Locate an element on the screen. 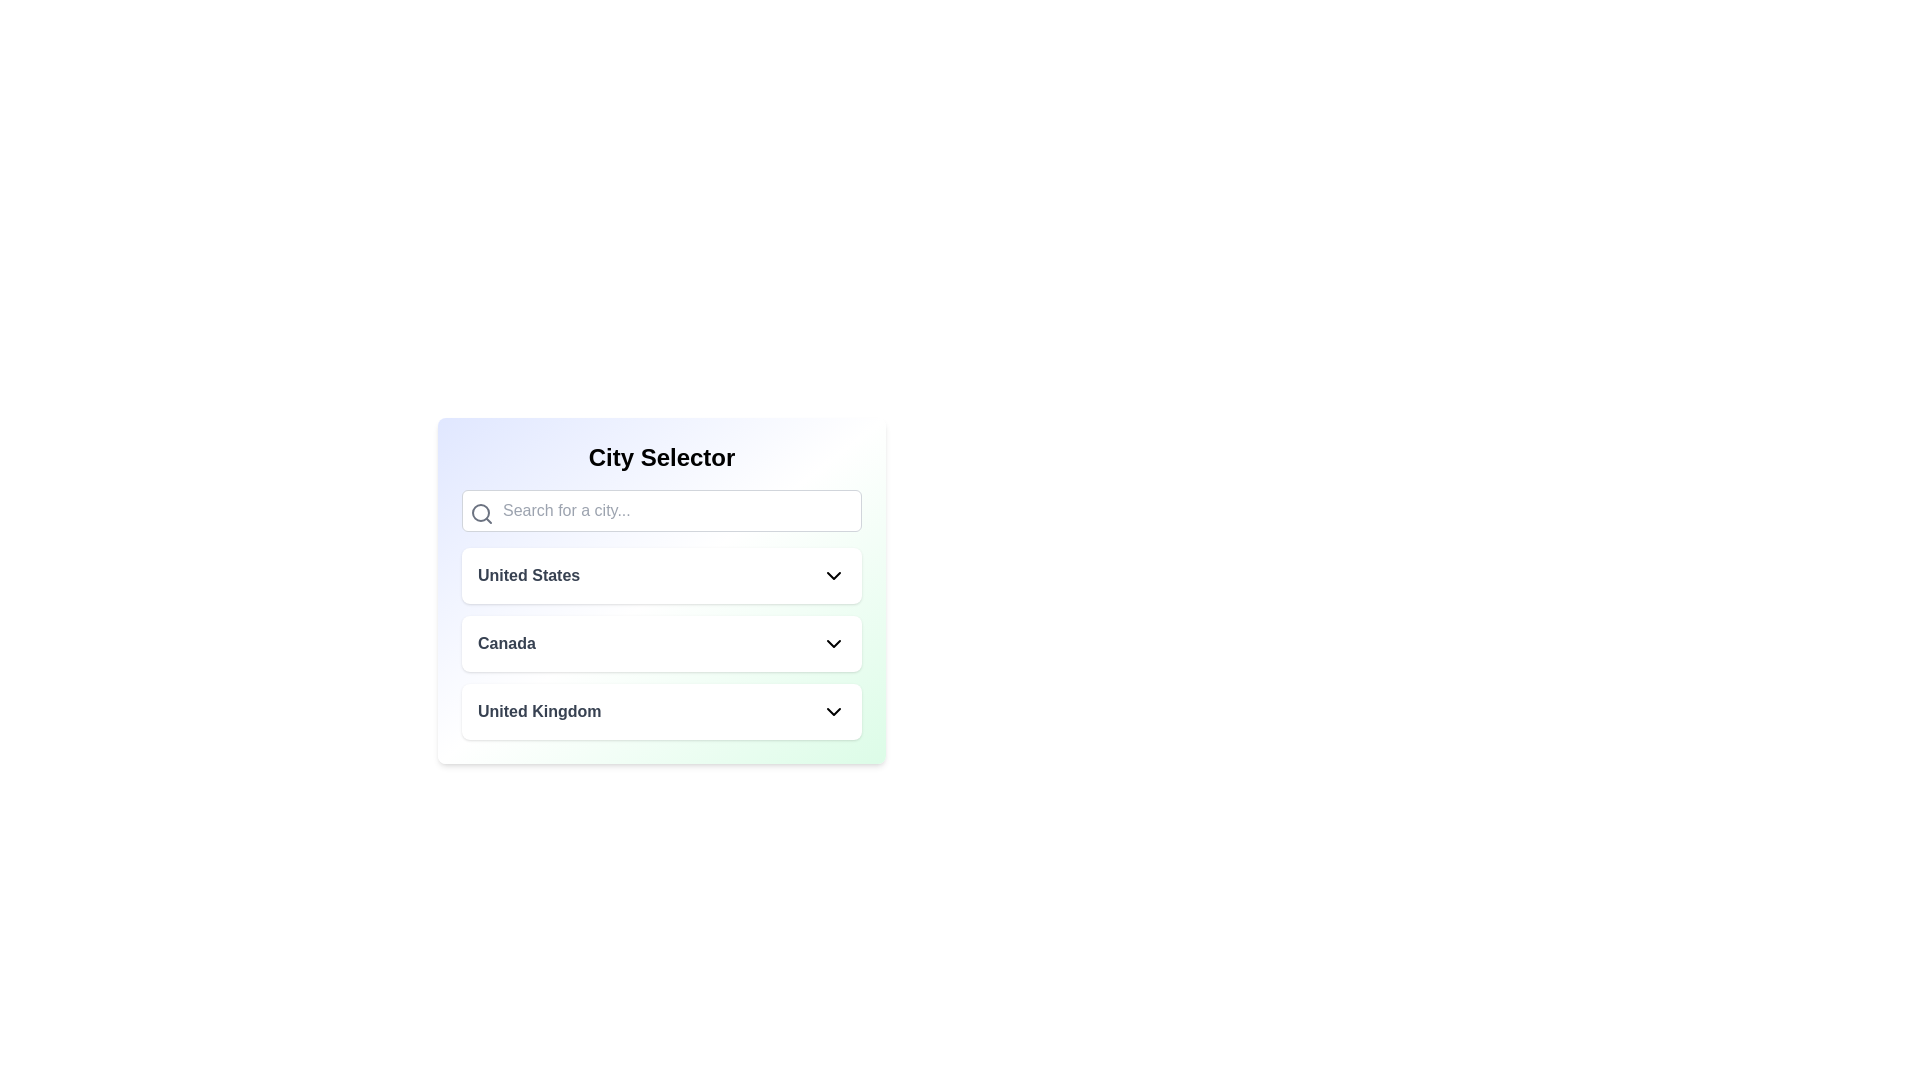 Image resolution: width=1920 pixels, height=1080 pixels. the 'United Kingdom' option in the dropdown list is located at coordinates (662, 711).